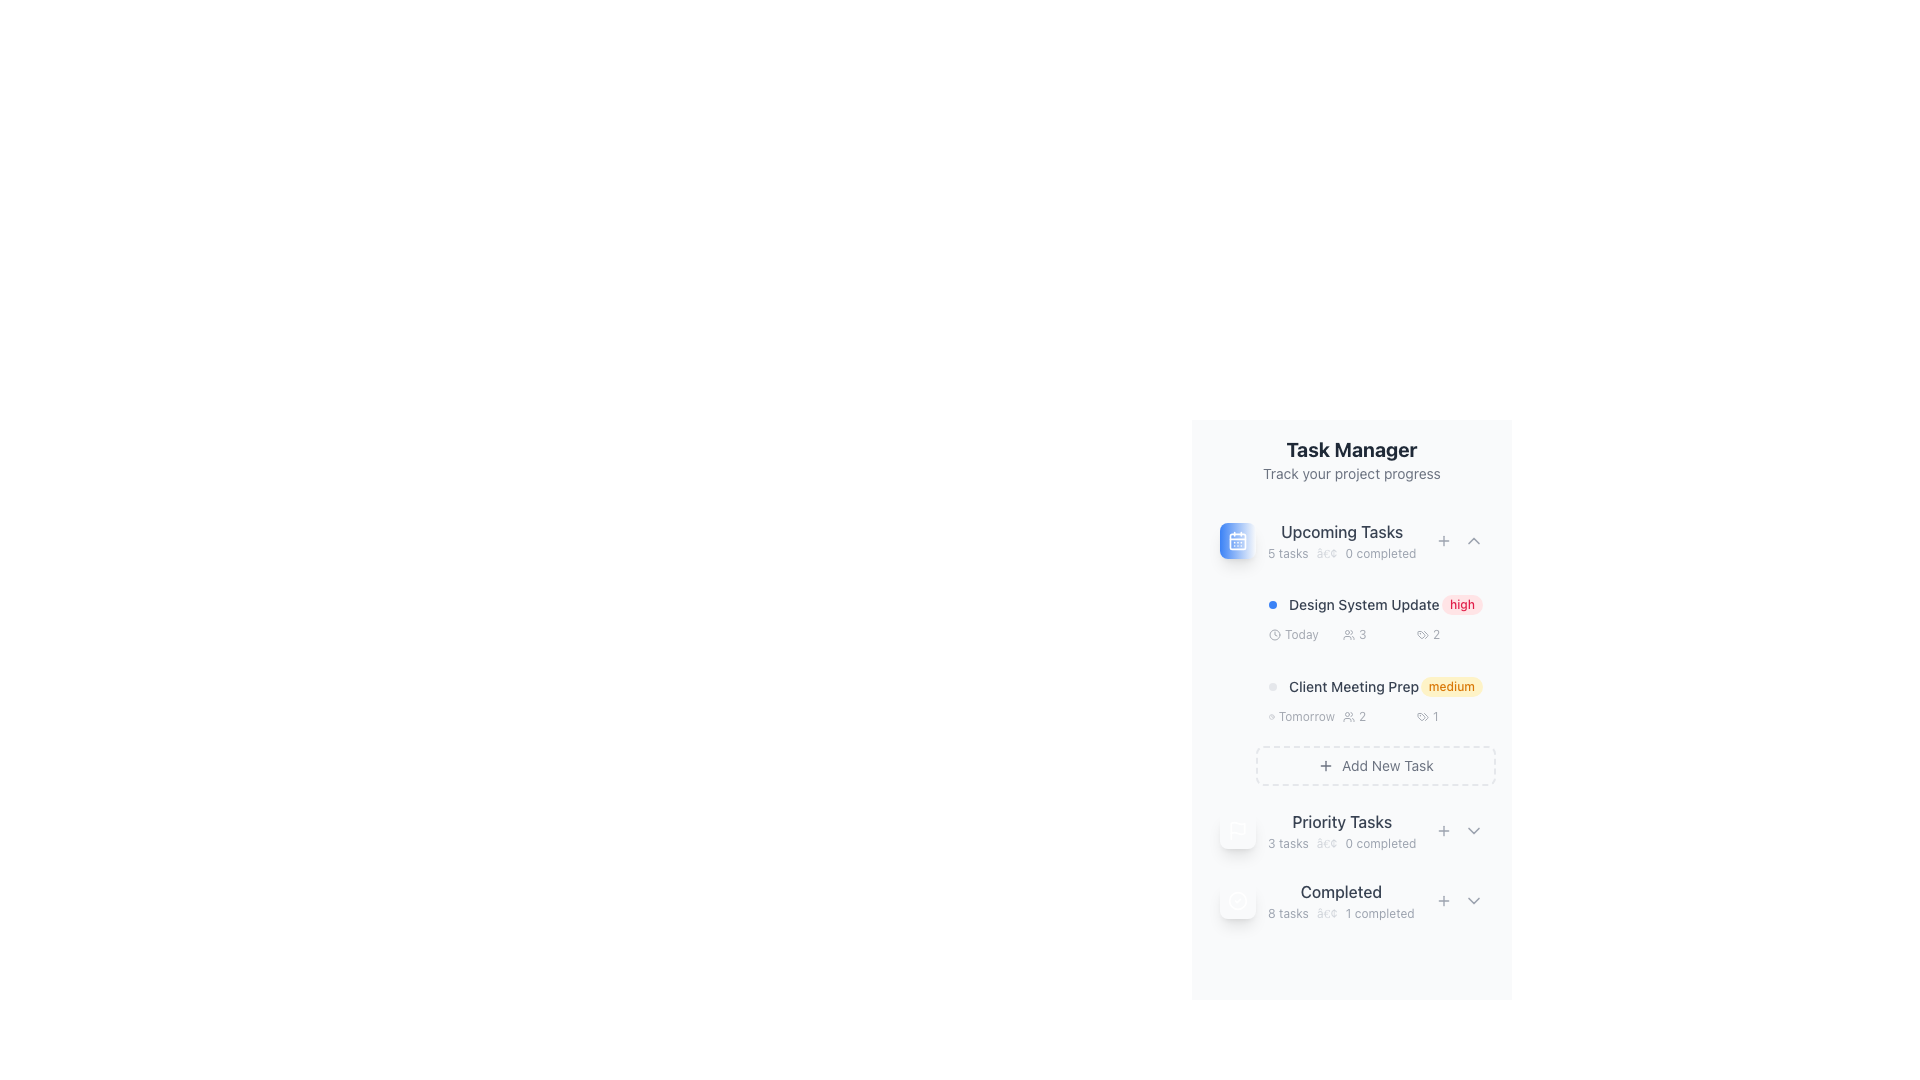 This screenshot has height=1080, width=1920. I want to click on the small rounded rectangular button with a gradient background and a calendar icon, located in the 'Upcoming Tasks' section to the left of the text 'Upcoming Tasks', so click(1237, 540).